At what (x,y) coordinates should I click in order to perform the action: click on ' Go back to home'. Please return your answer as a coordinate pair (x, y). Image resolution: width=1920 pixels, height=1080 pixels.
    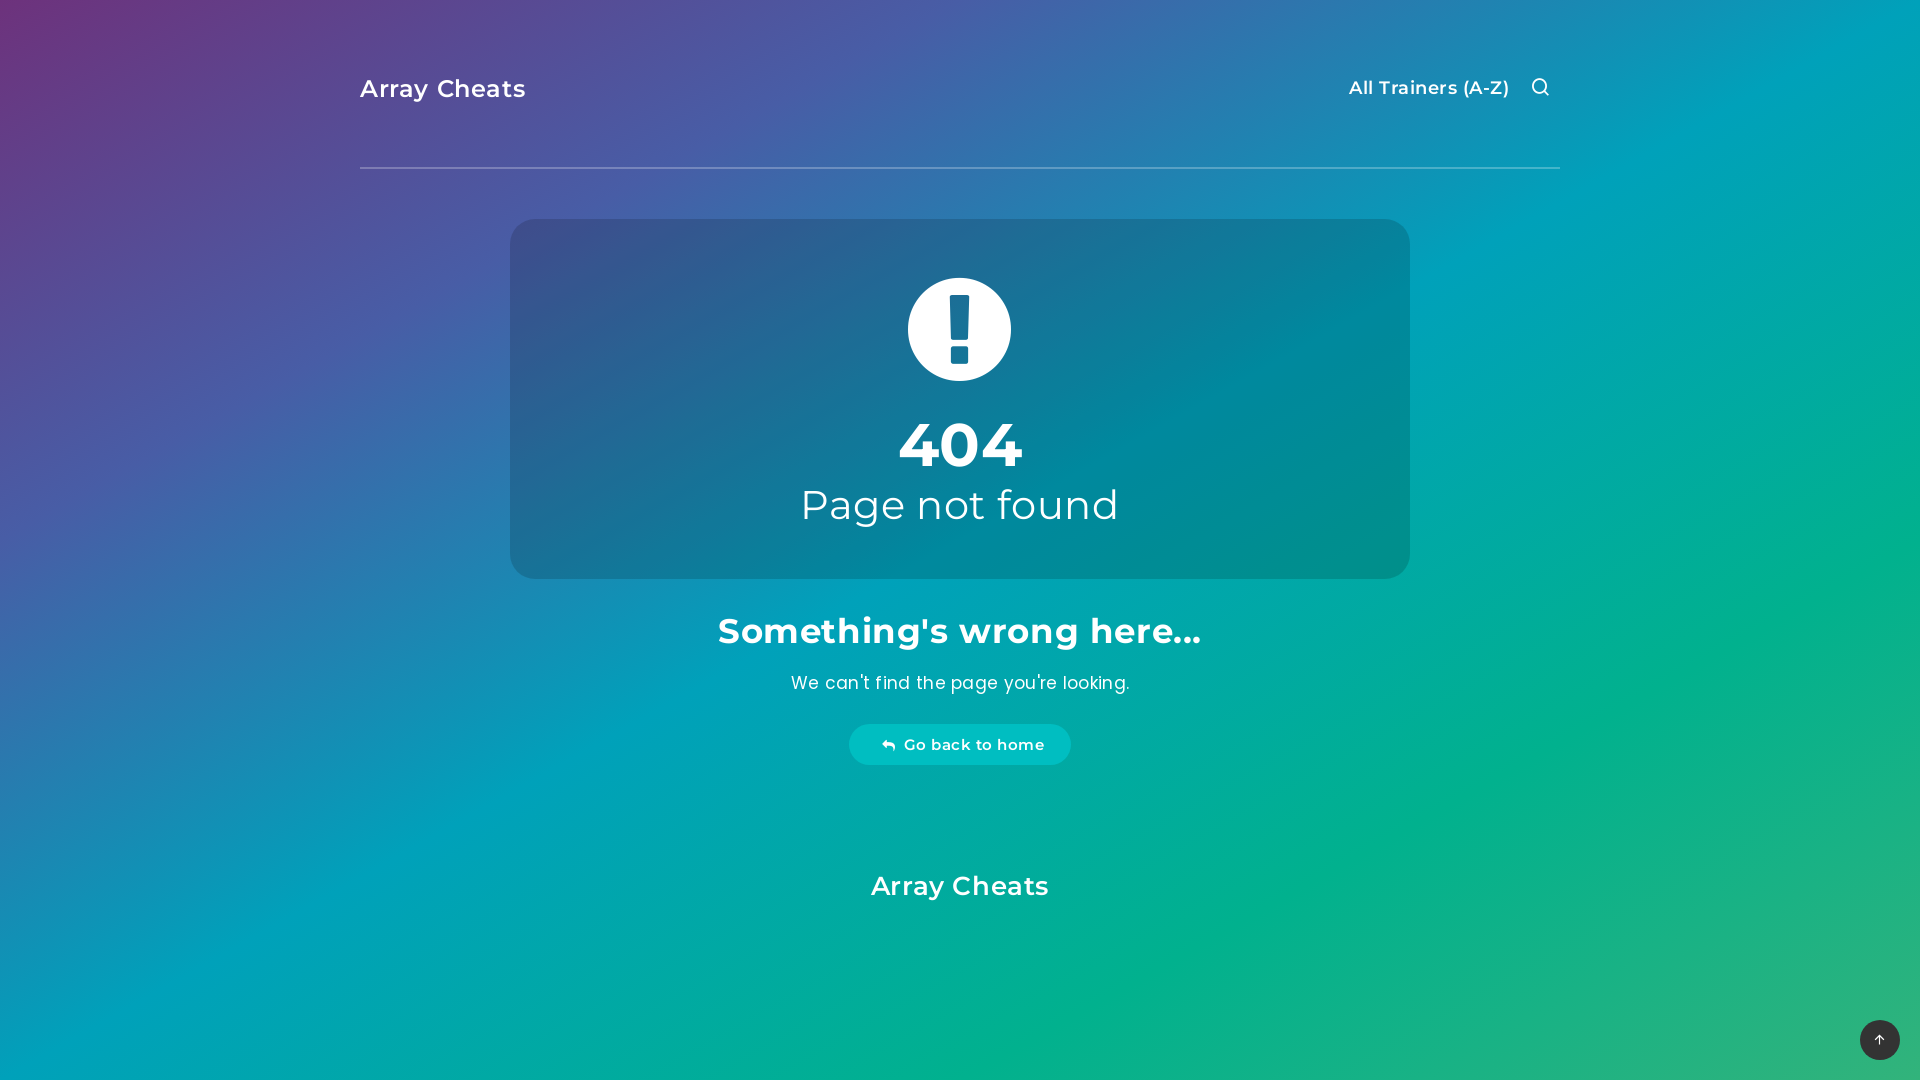
    Looking at the image, I should click on (960, 744).